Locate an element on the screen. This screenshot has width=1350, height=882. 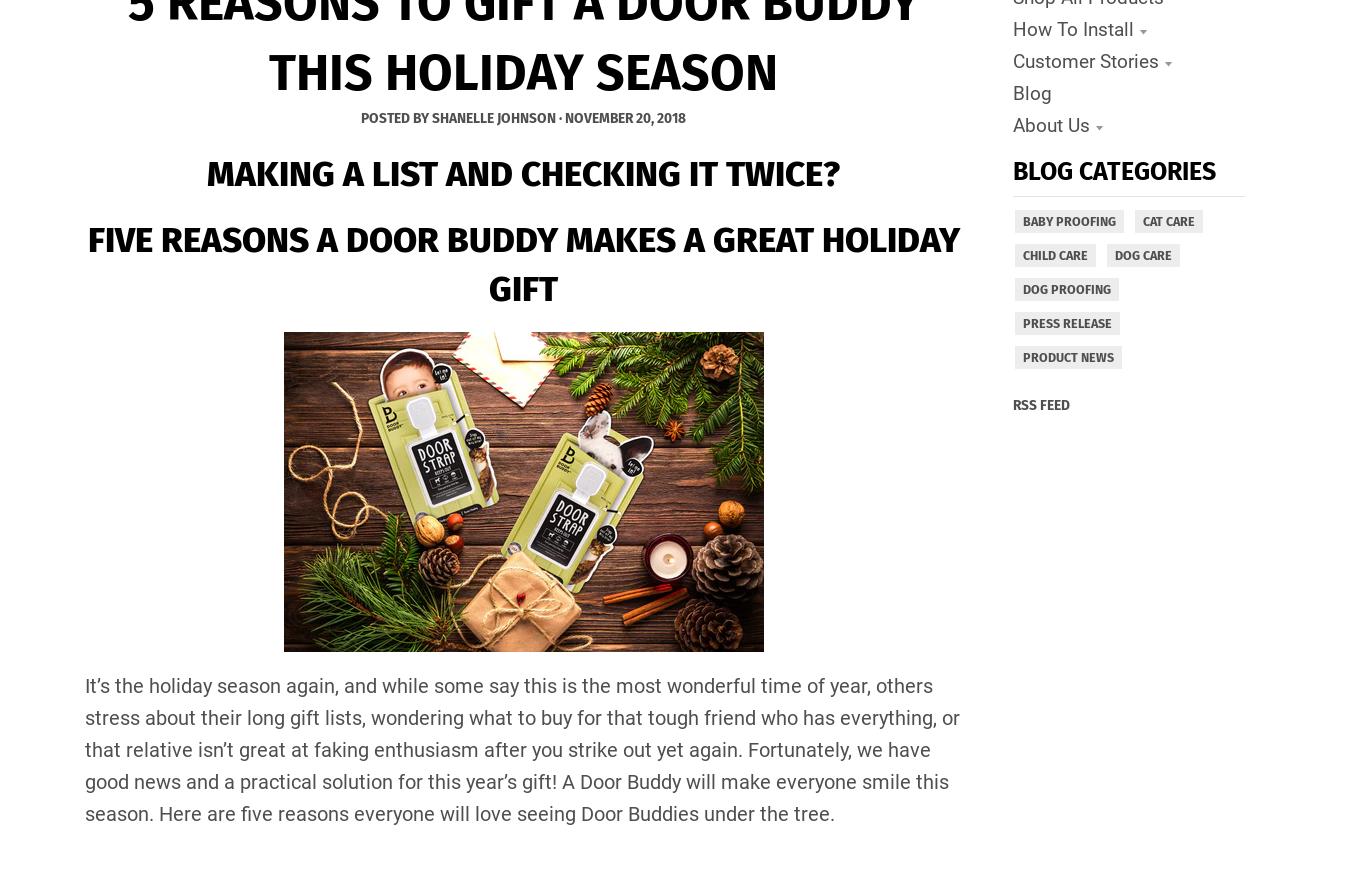
'Shanelle Johnson' is located at coordinates (492, 116).